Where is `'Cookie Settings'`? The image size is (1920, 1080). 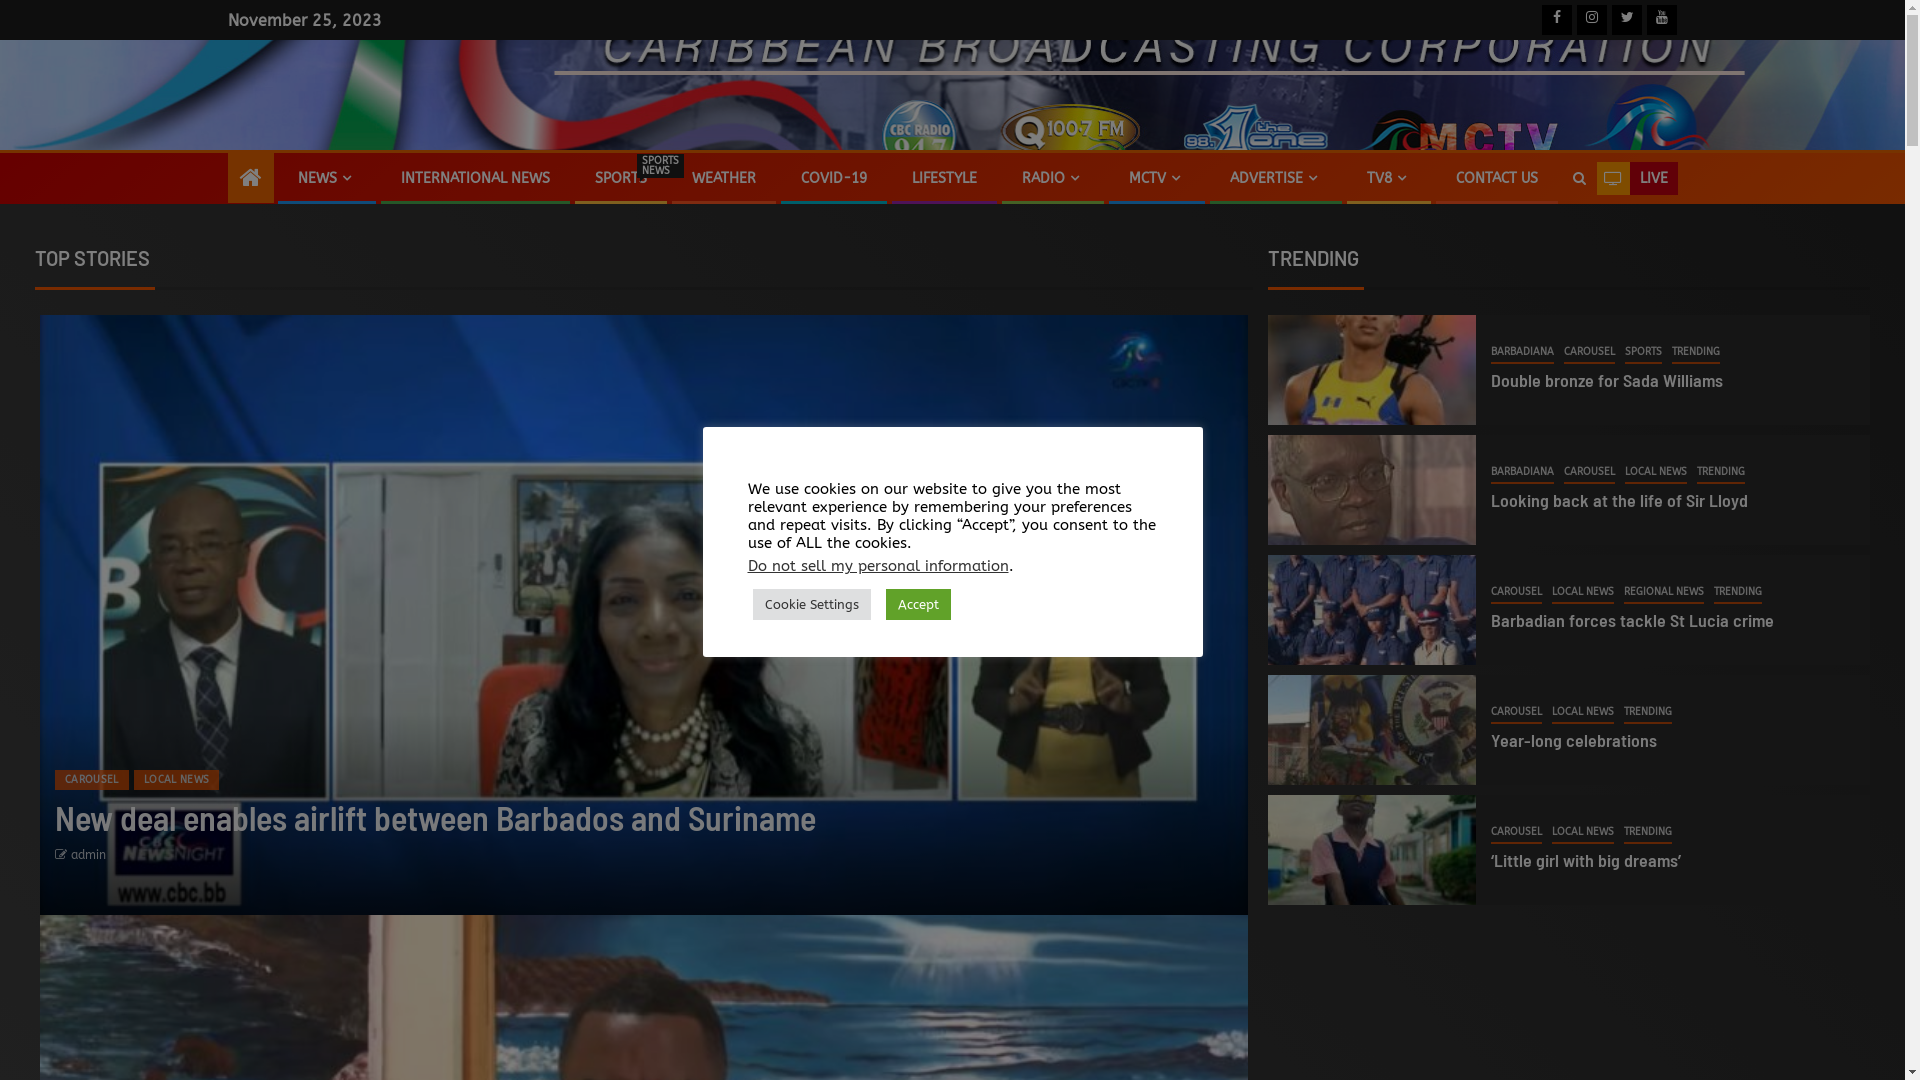
'Cookie Settings' is located at coordinates (811, 603).